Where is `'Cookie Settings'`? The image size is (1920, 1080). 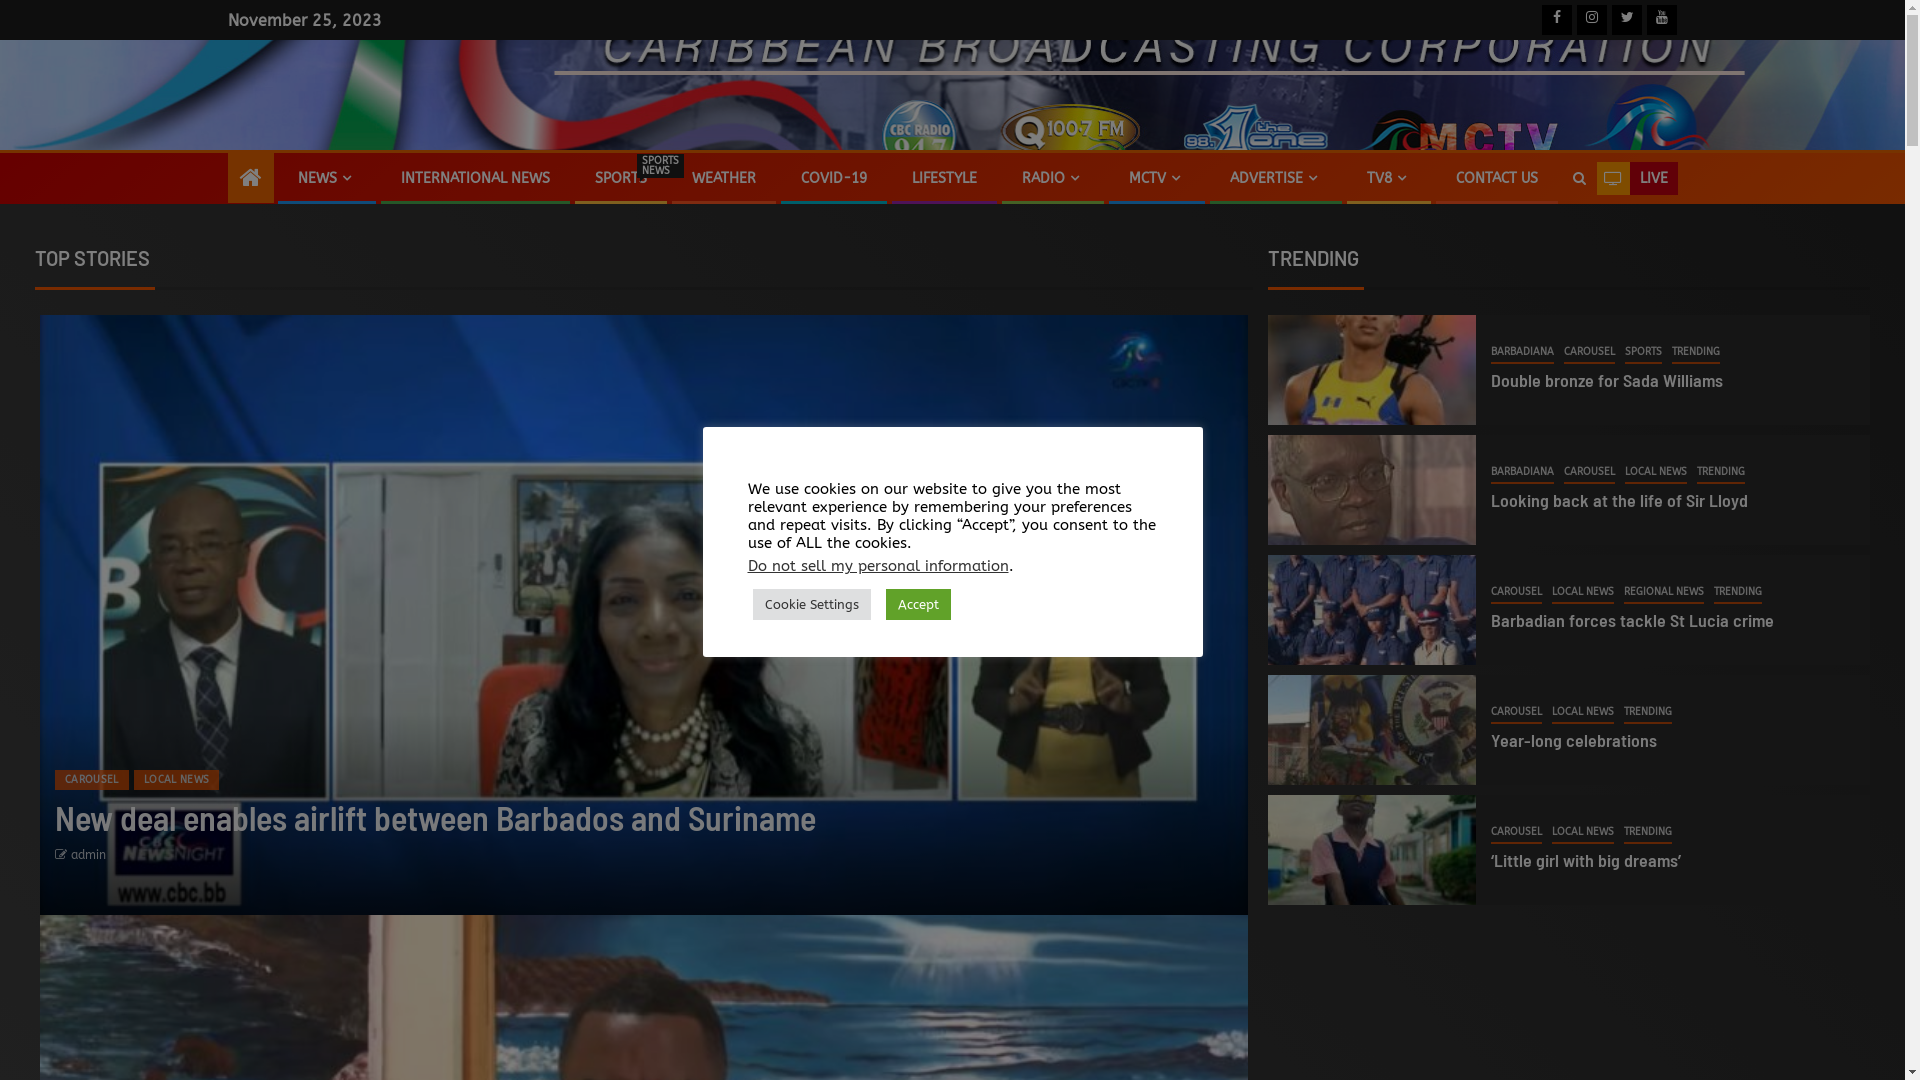
'Cookie Settings' is located at coordinates (811, 603).